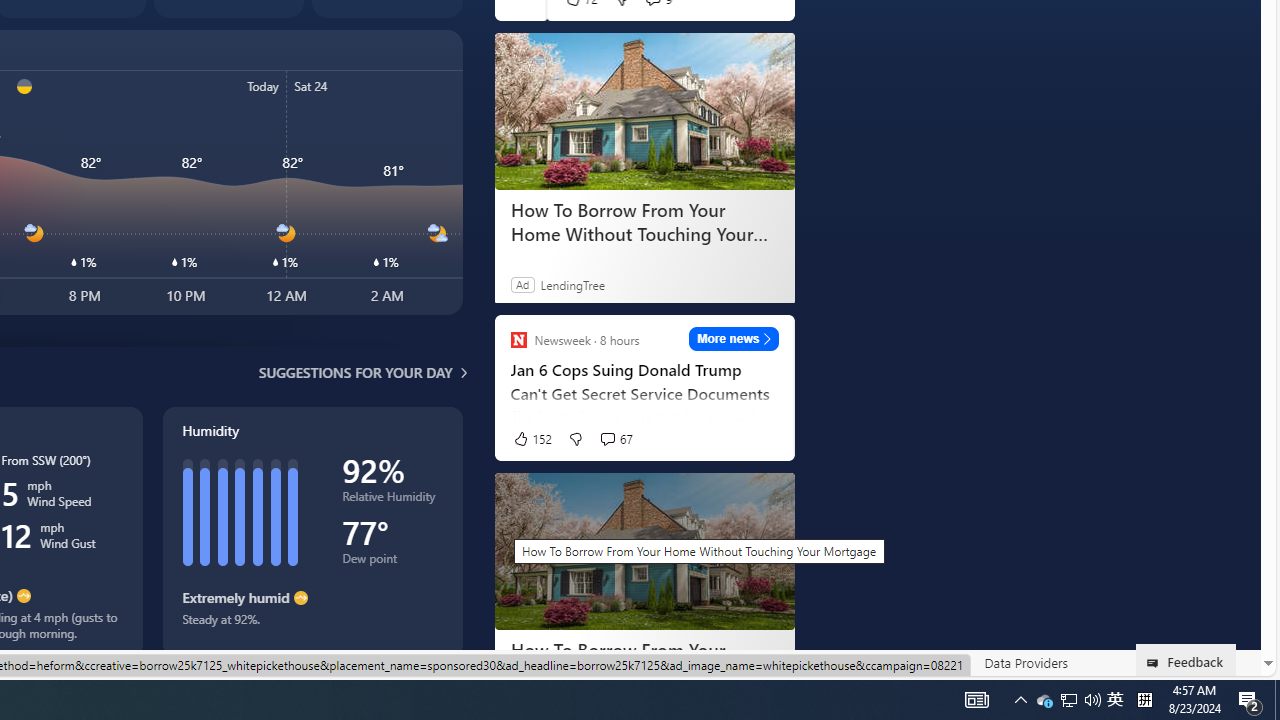 The height and width of the screenshot is (720, 1280). I want to click on 'Dew point', so click(392, 562).